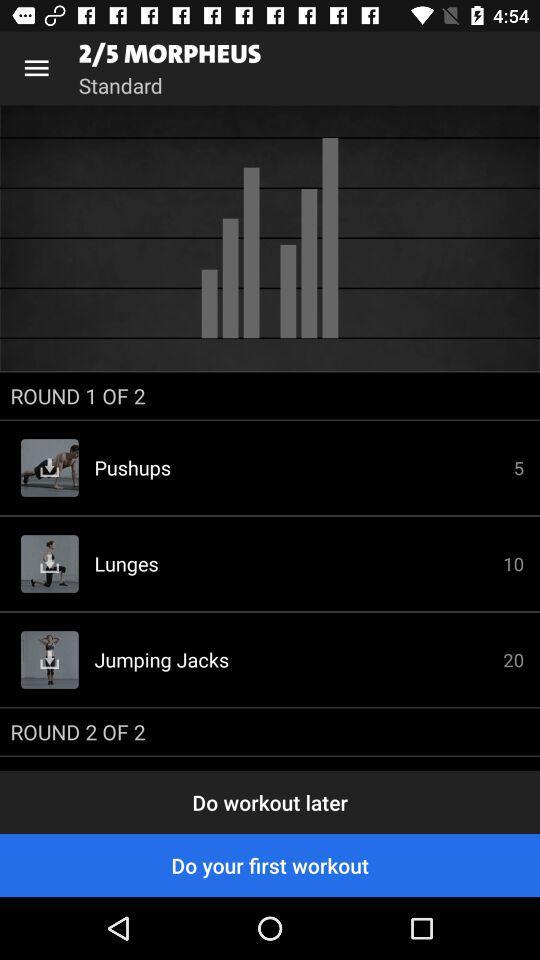  Describe the element at coordinates (50, 564) in the screenshot. I see `the image which is on the left side of lunges has download button on it` at that location.